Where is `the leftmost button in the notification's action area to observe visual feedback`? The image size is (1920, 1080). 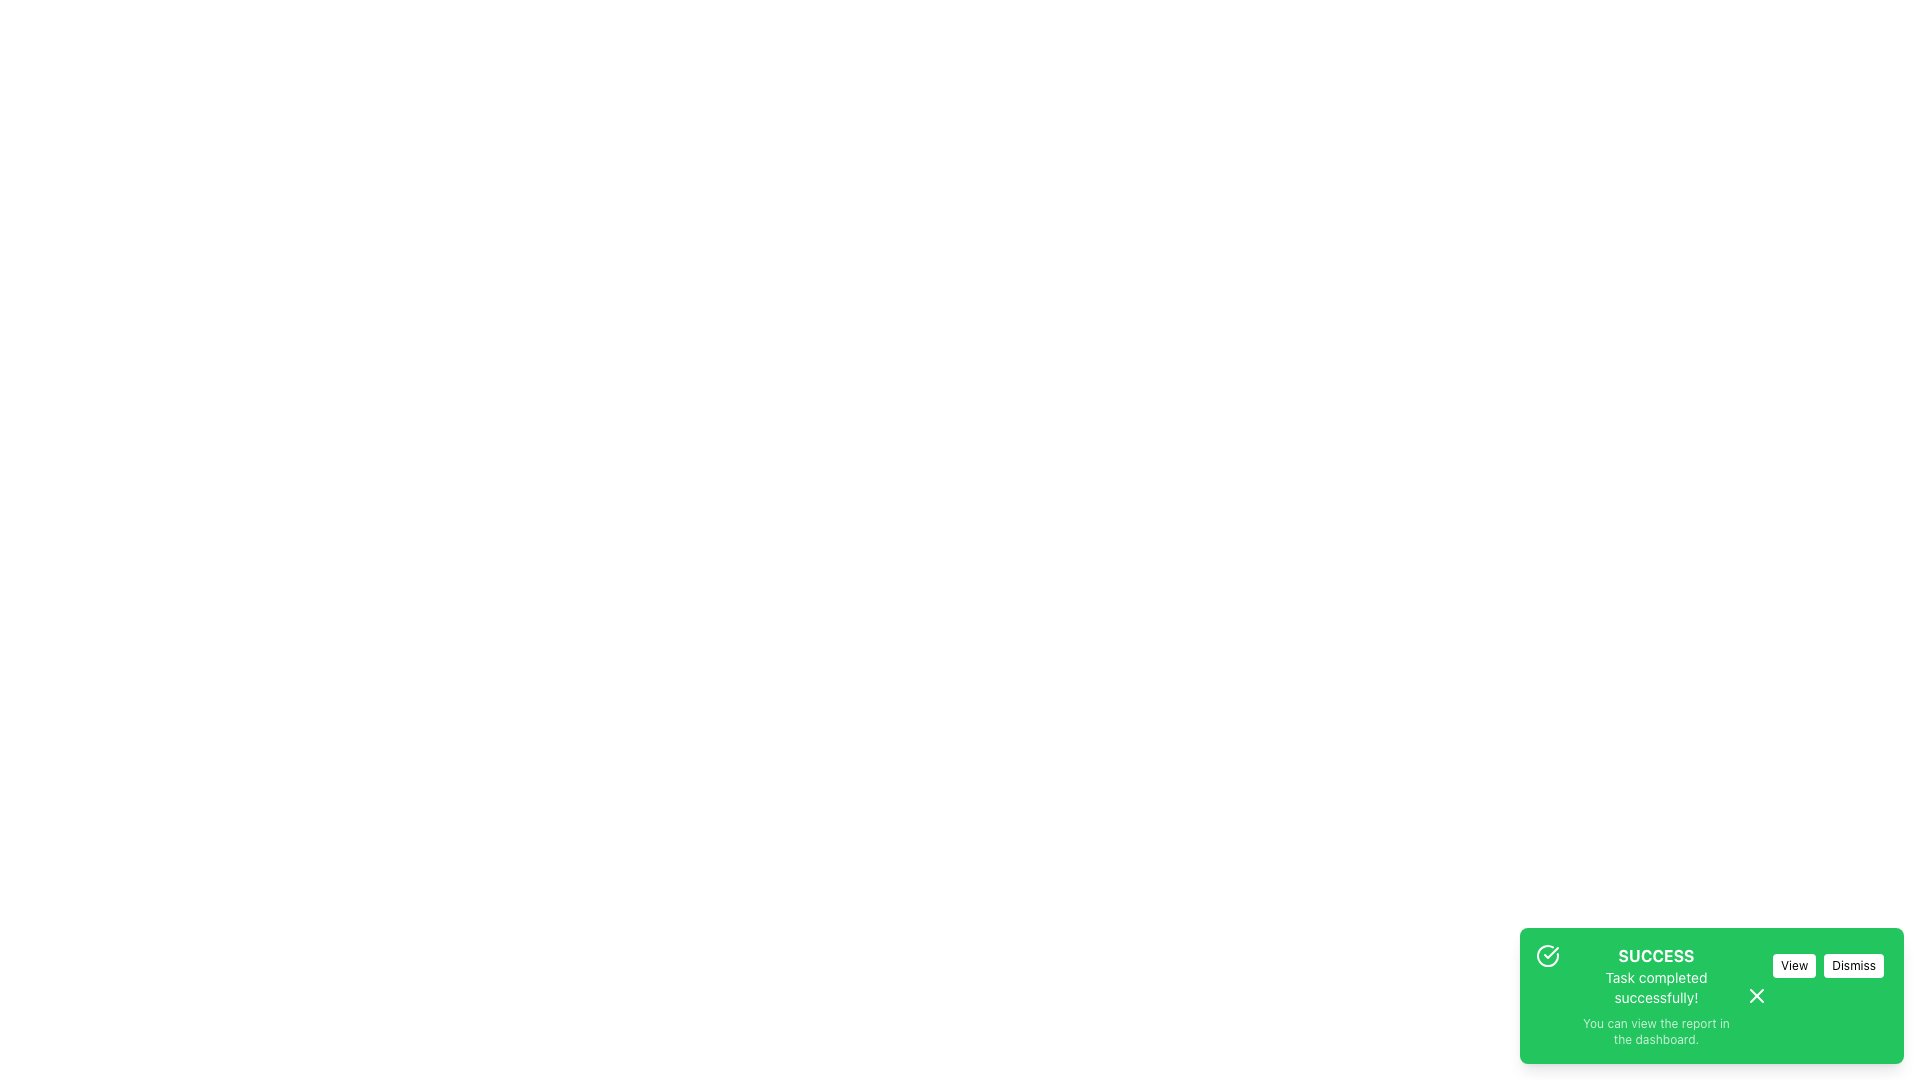 the leftmost button in the notification's action area to observe visual feedback is located at coordinates (1794, 964).